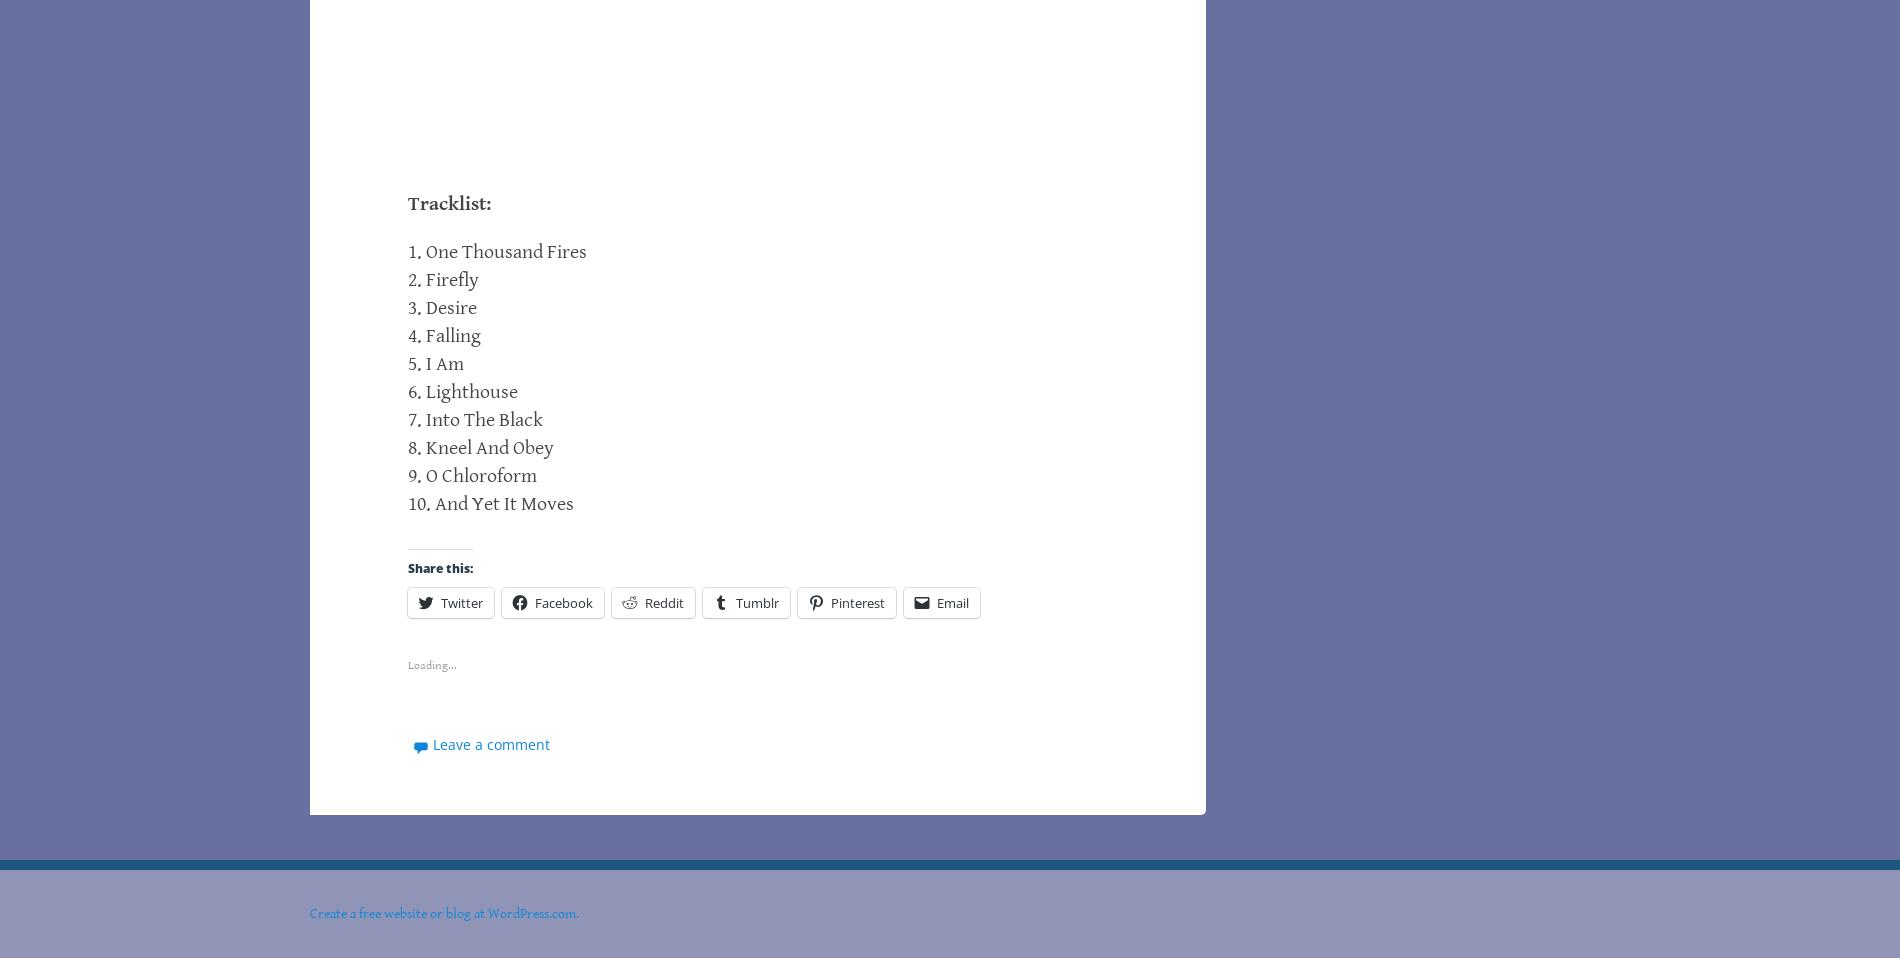  What do you see at coordinates (406, 476) in the screenshot?
I see `'9. O Chloroform'` at bounding box center [406, 476].